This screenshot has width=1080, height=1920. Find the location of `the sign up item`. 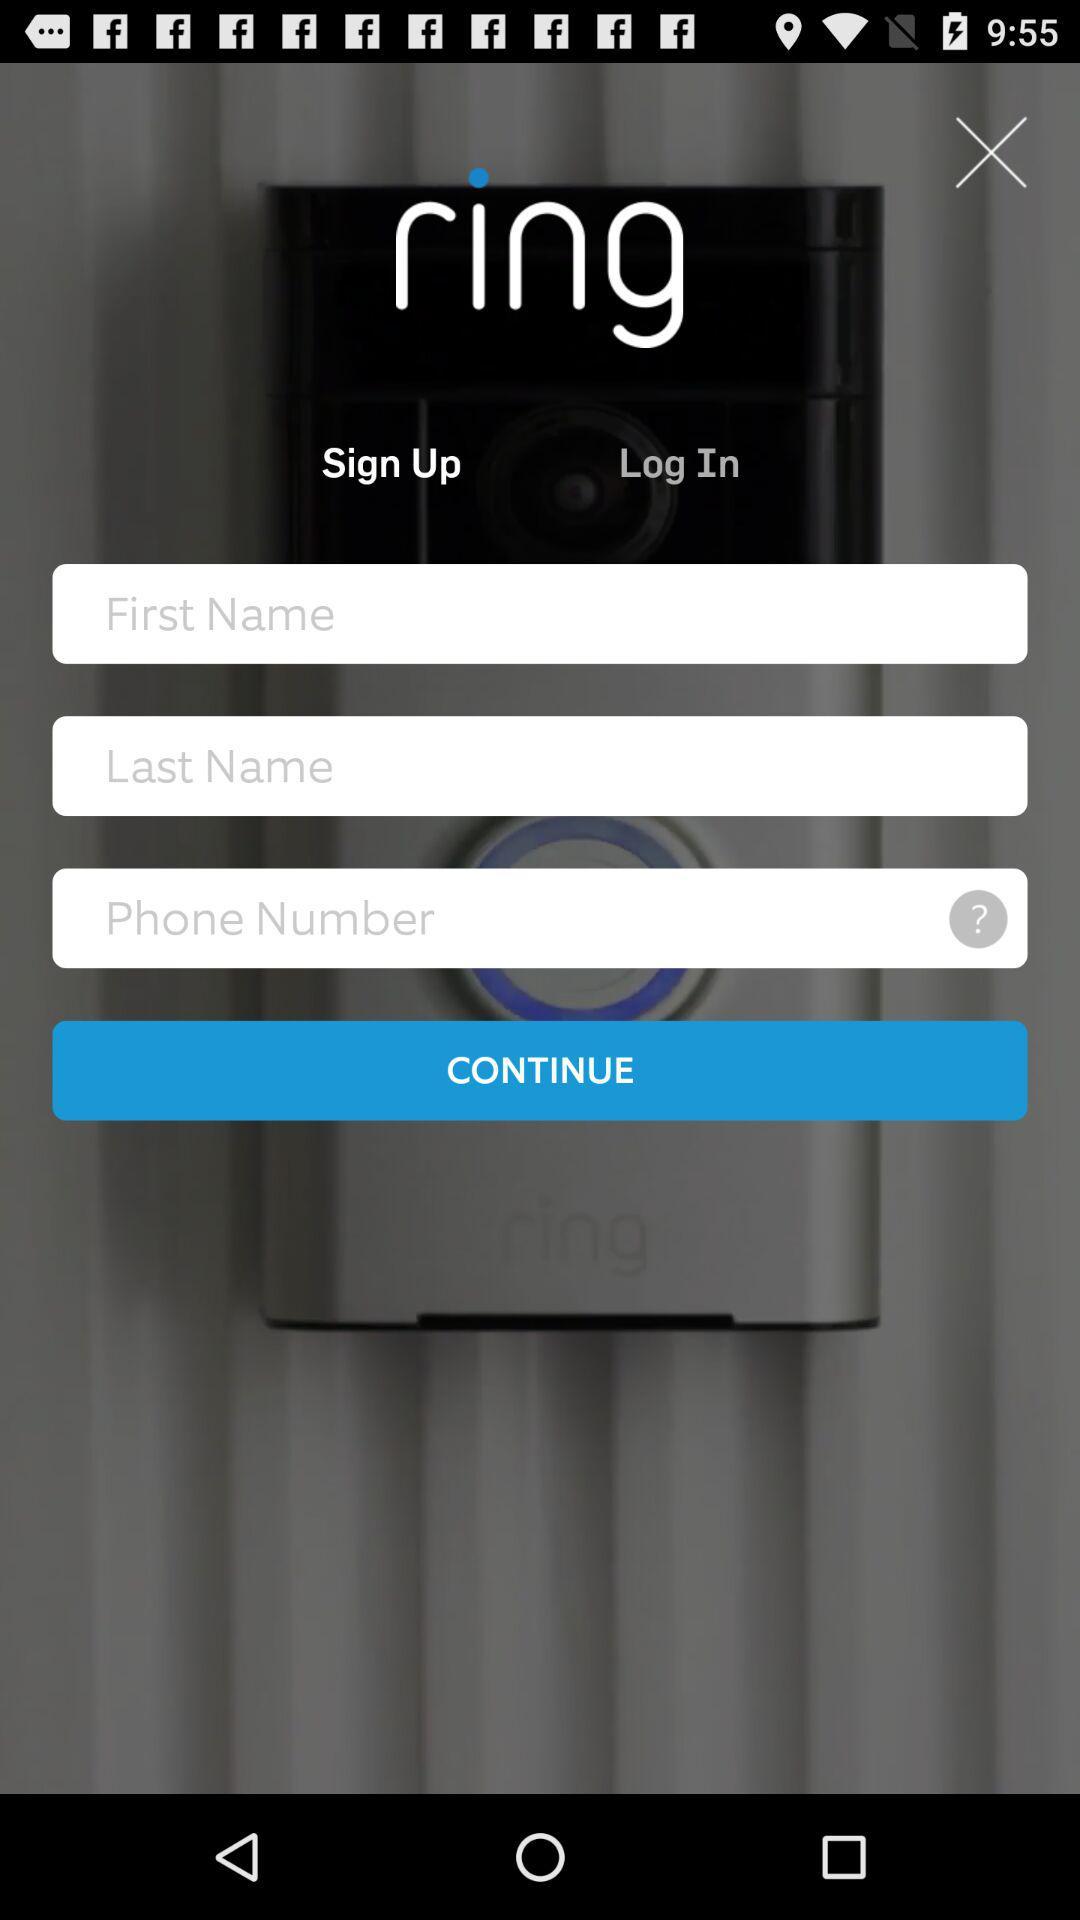

the sign up item is located at coordinates (309, 460).